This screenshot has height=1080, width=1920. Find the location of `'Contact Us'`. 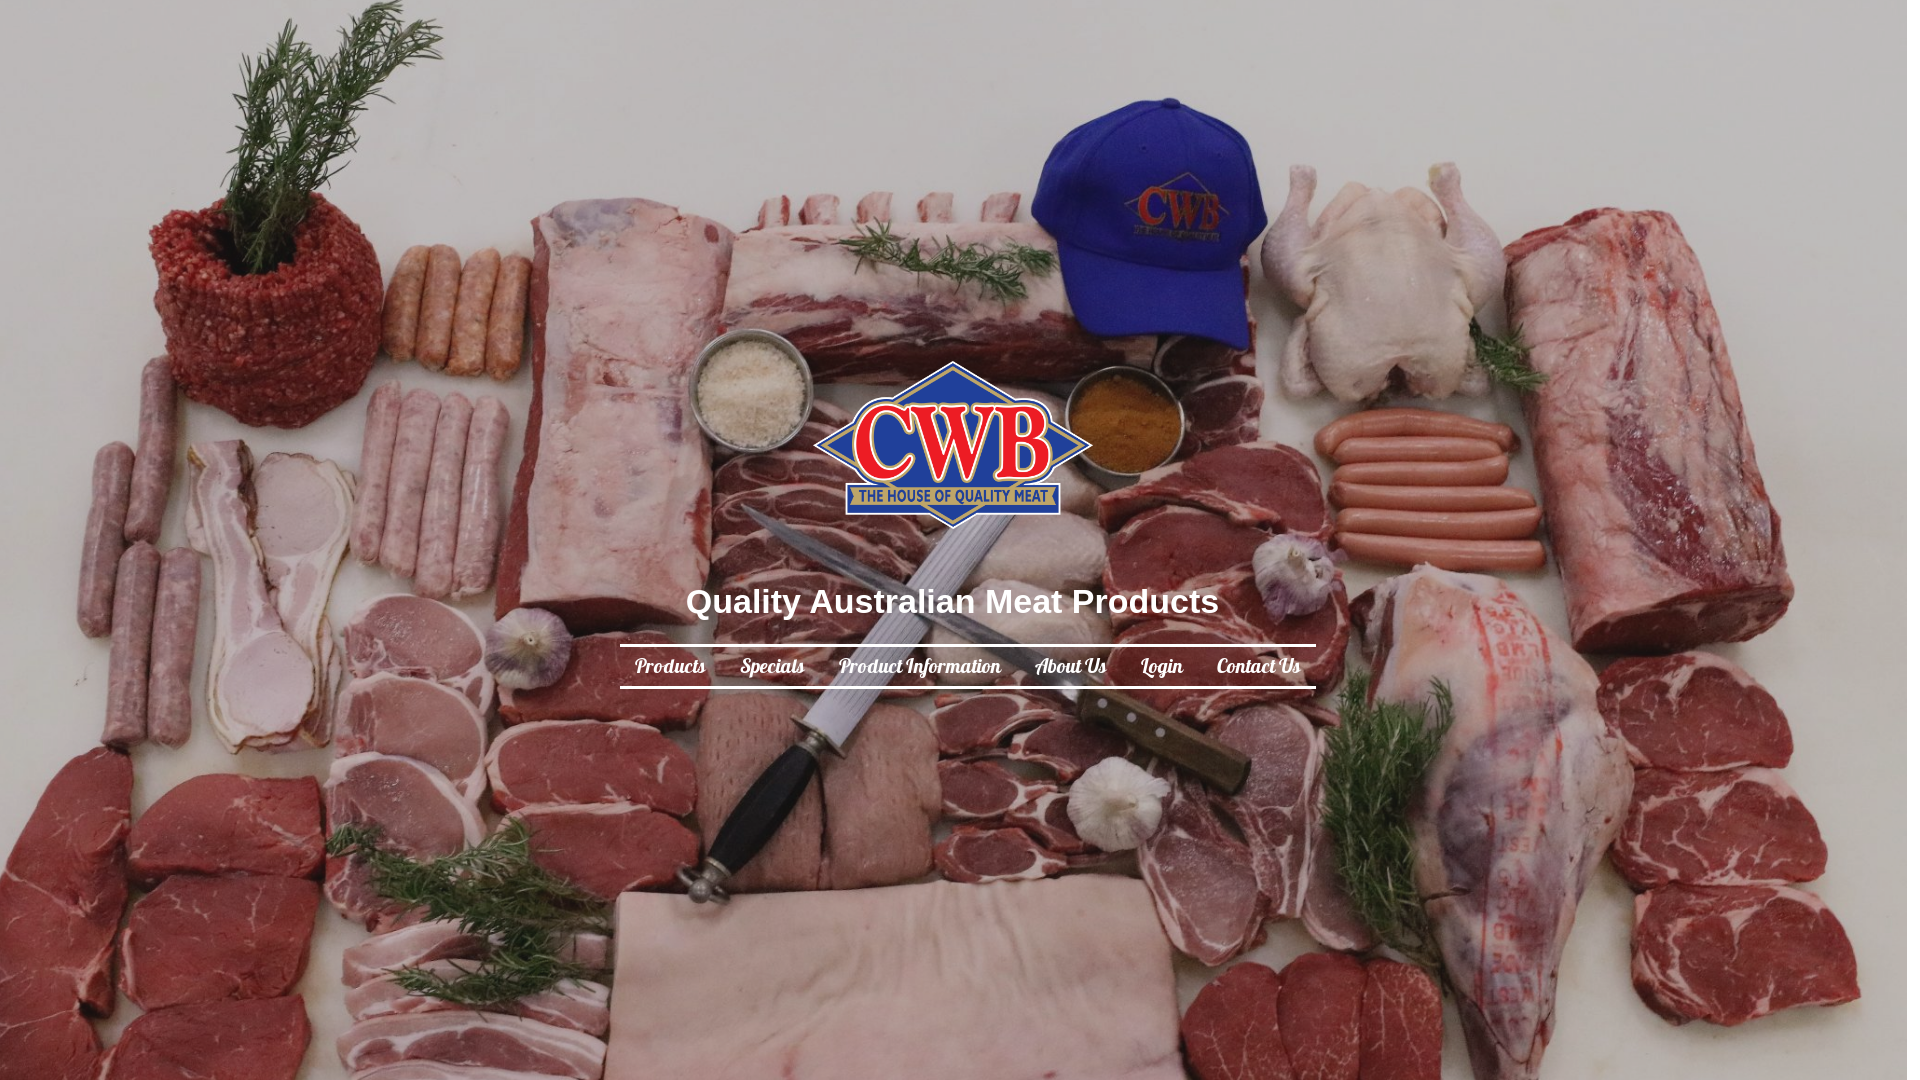

'Contact Us' is located at coordinates (1214, 668).